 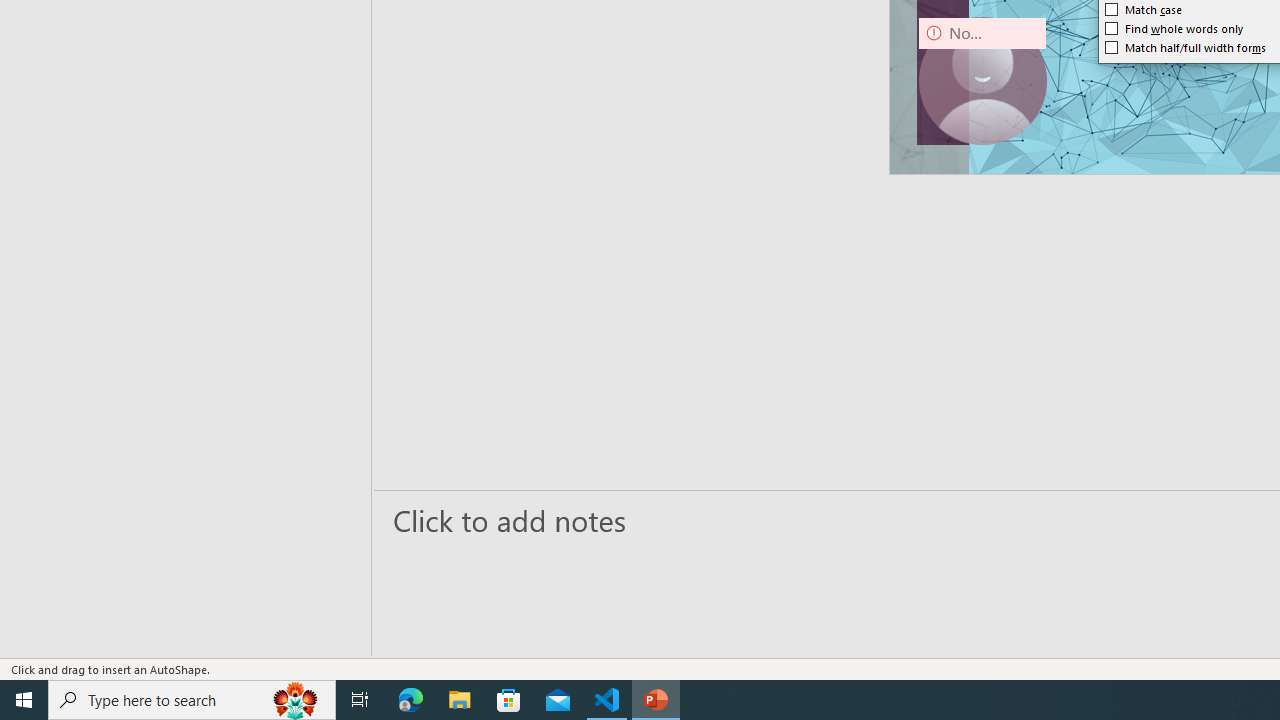 What do you see at coordinates (294, 698) in the screenshot?
I see `'Search highlights icon opens search home window'` at bounding box center [294, 698].